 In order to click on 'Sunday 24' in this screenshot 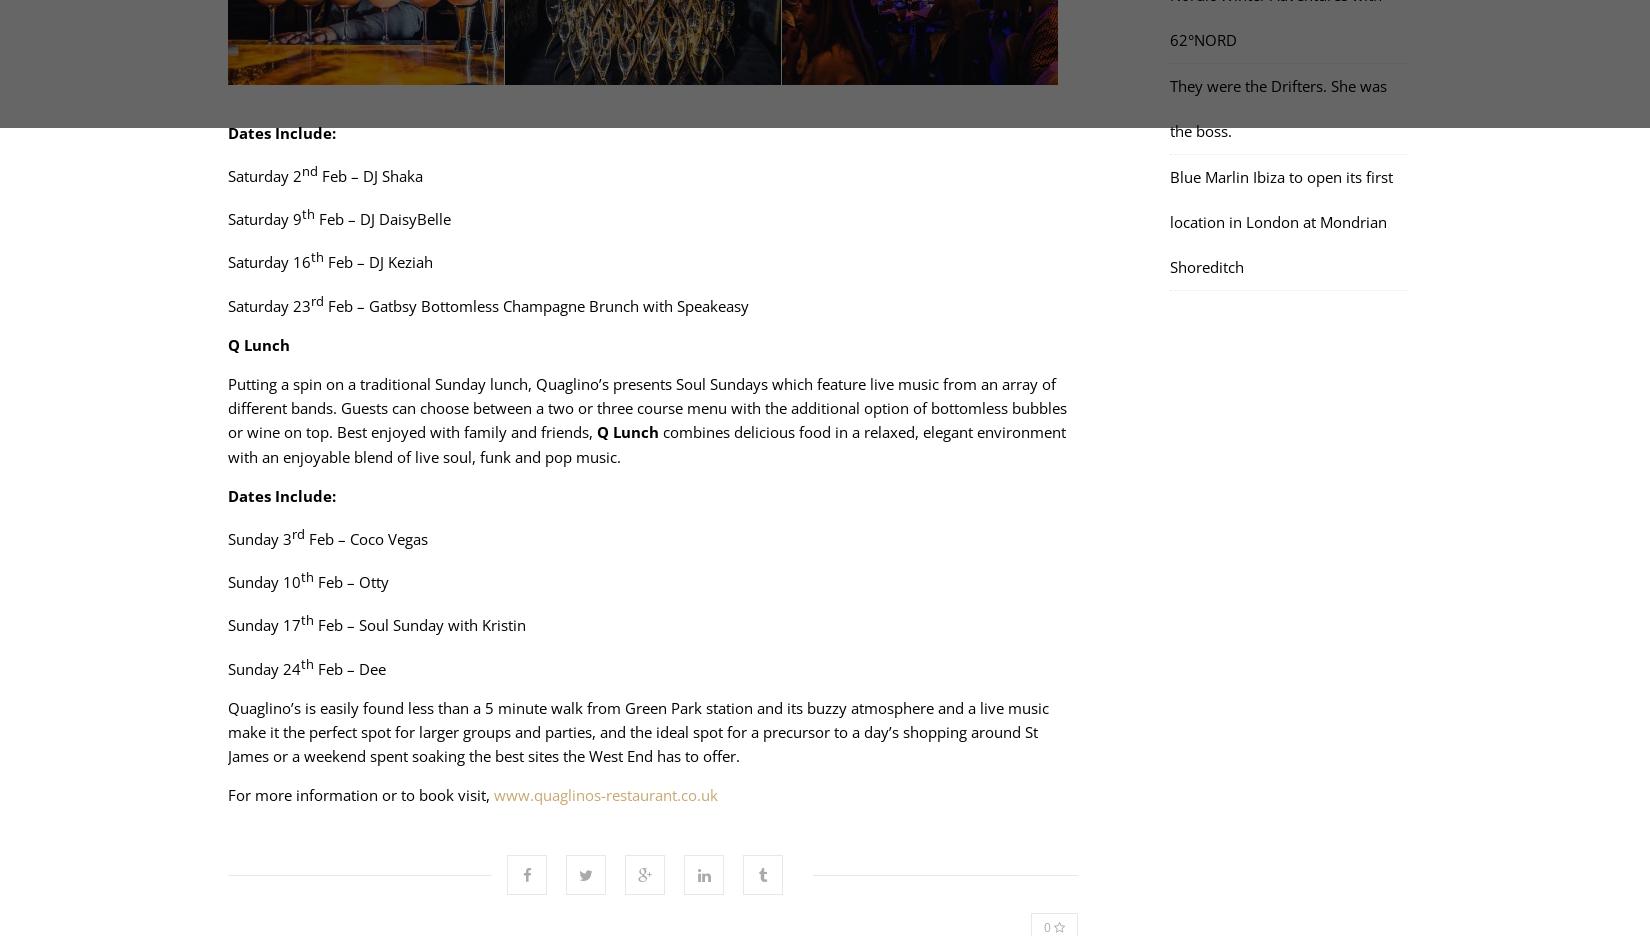, I will do `click(227, 668)`.